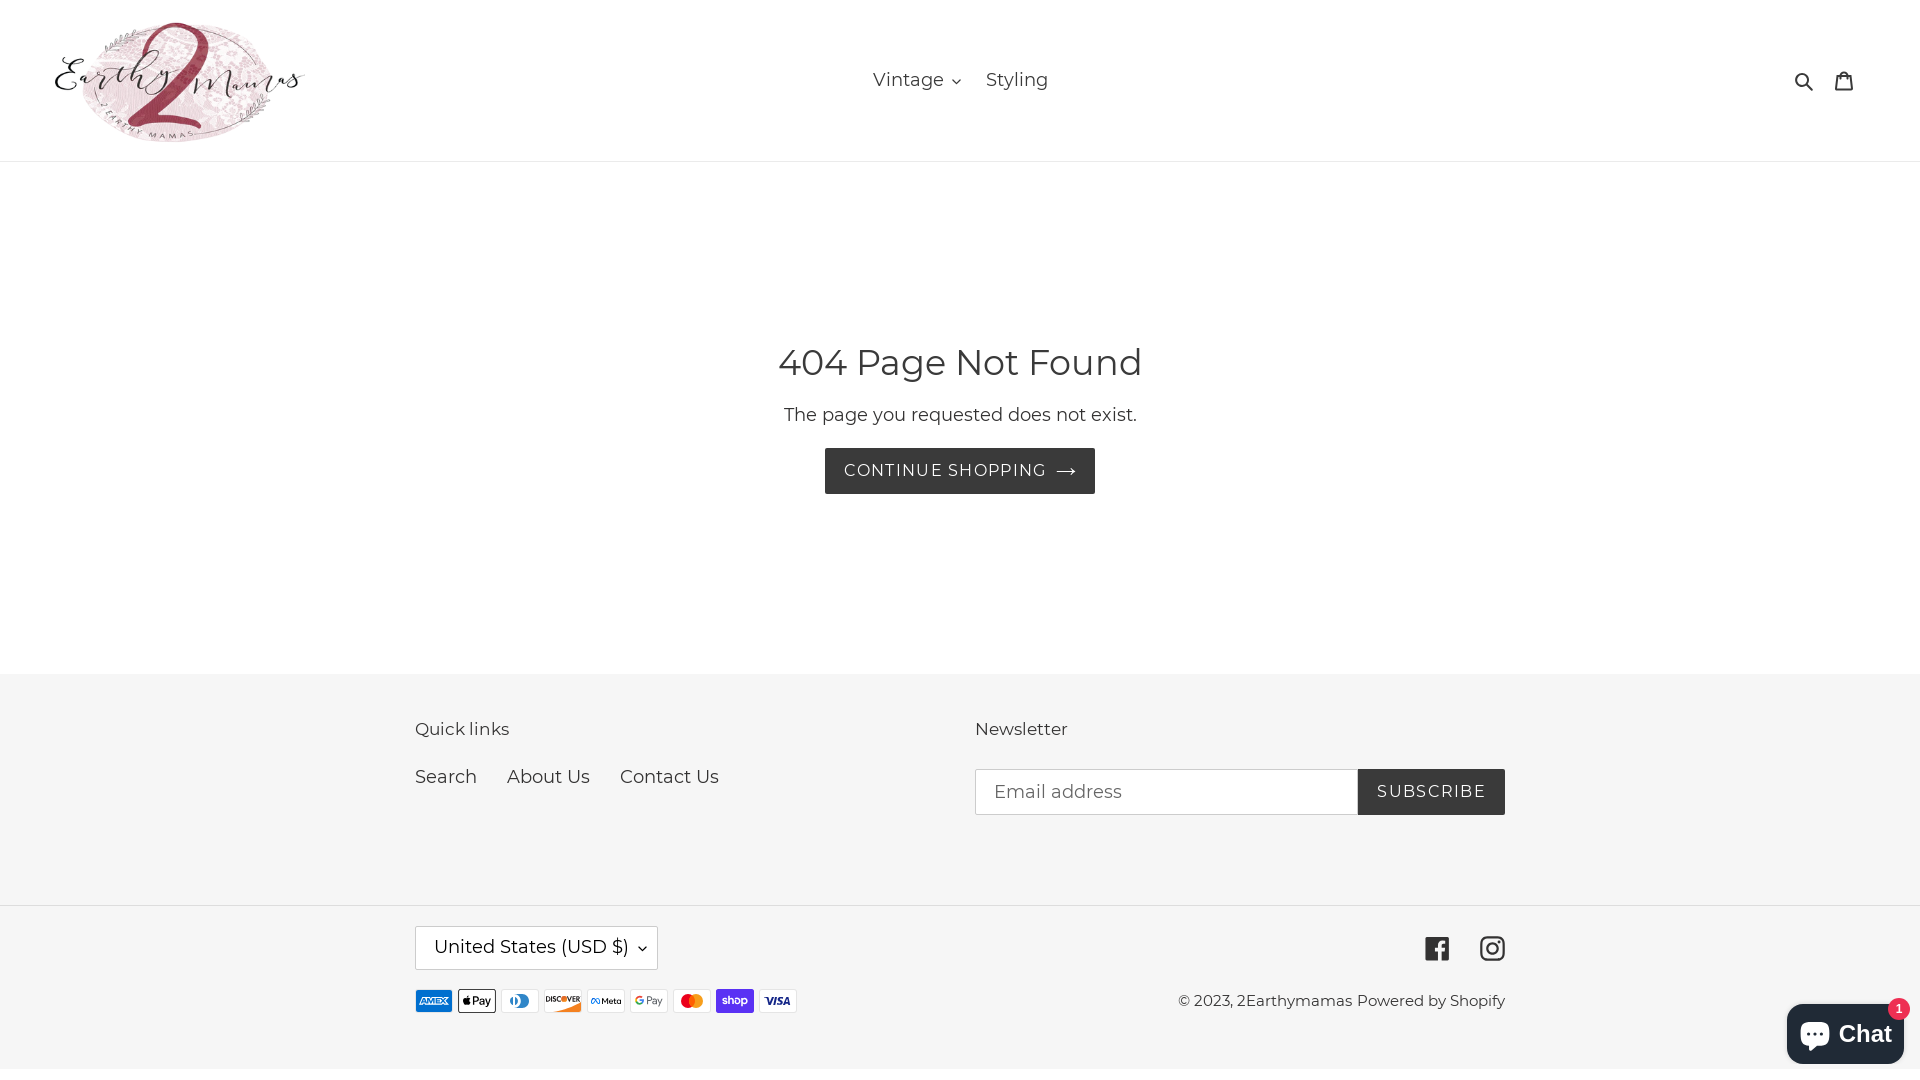  What do you see at coordinates (862, 79) in the screenshot?
I see `'Vintage'` at bounding box center [862, 79].